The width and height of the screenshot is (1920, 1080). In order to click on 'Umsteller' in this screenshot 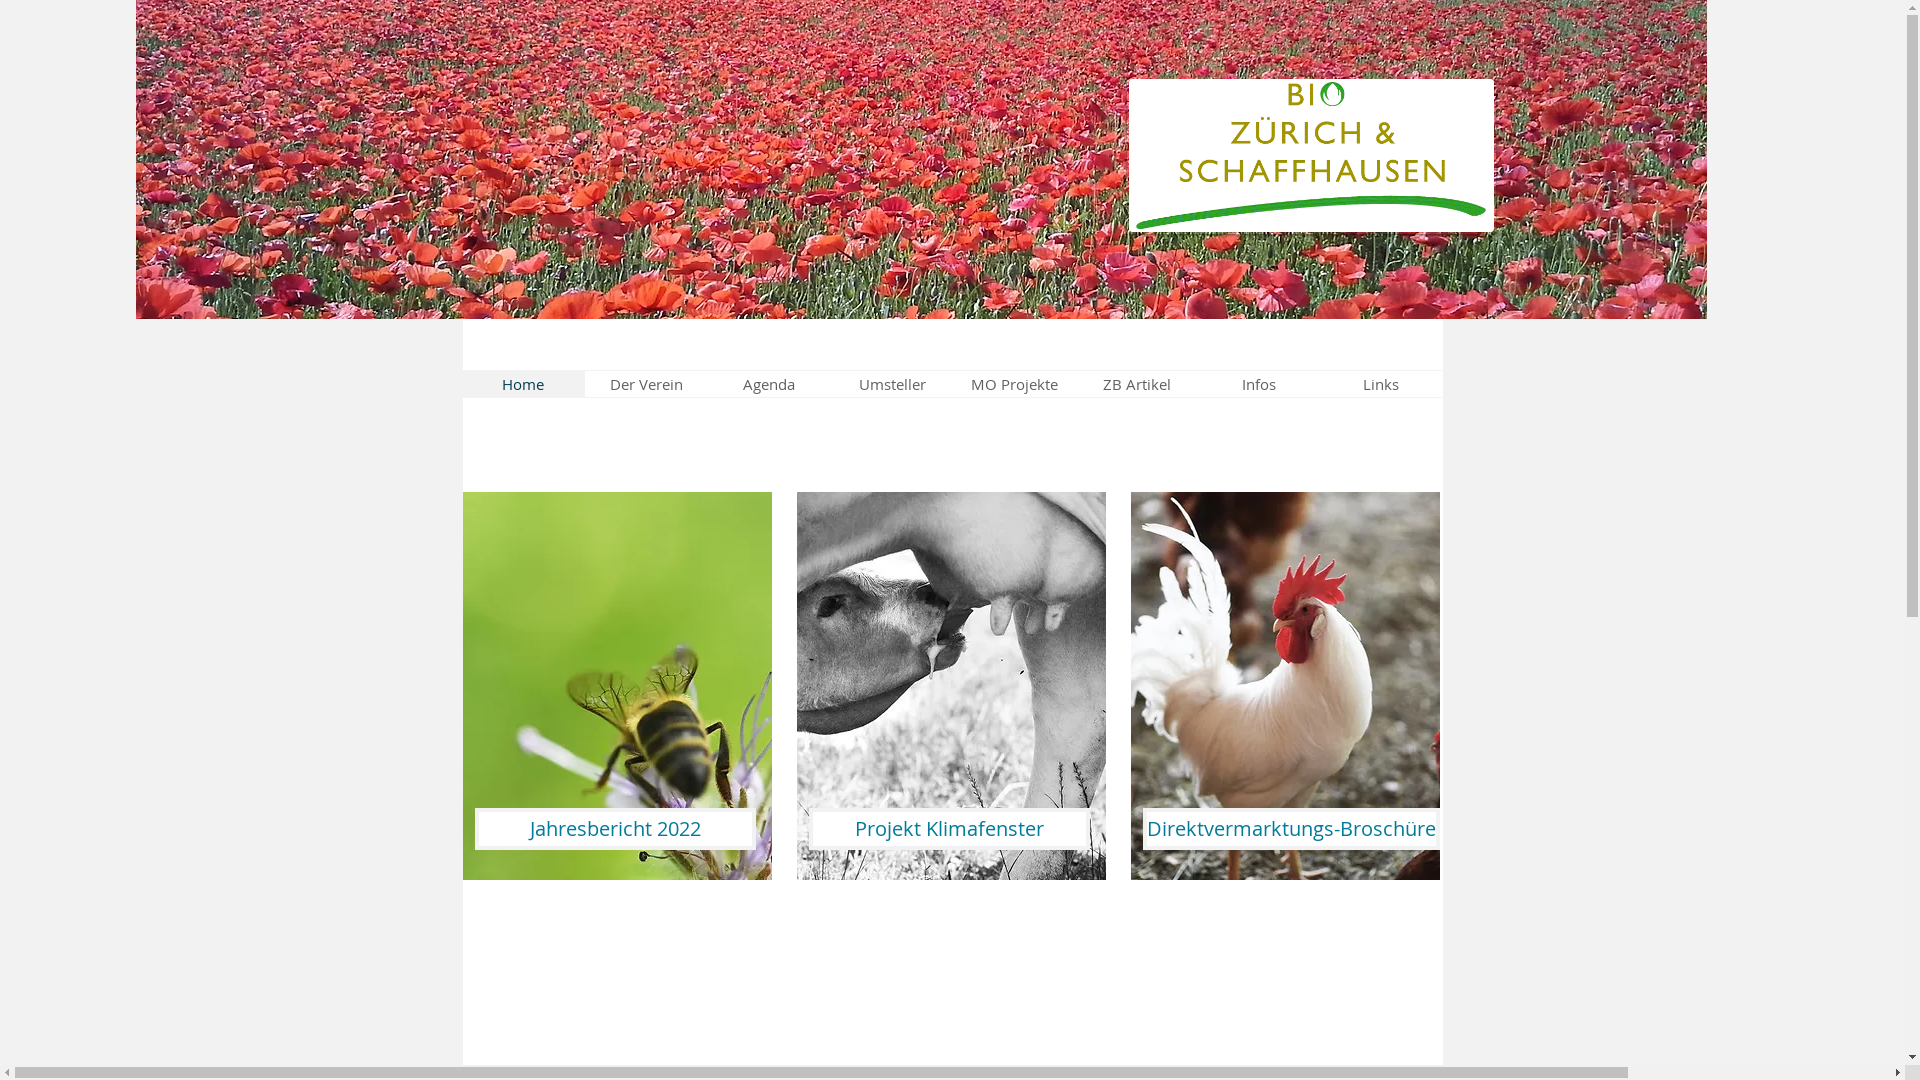, I will do `click(890, 384)`.